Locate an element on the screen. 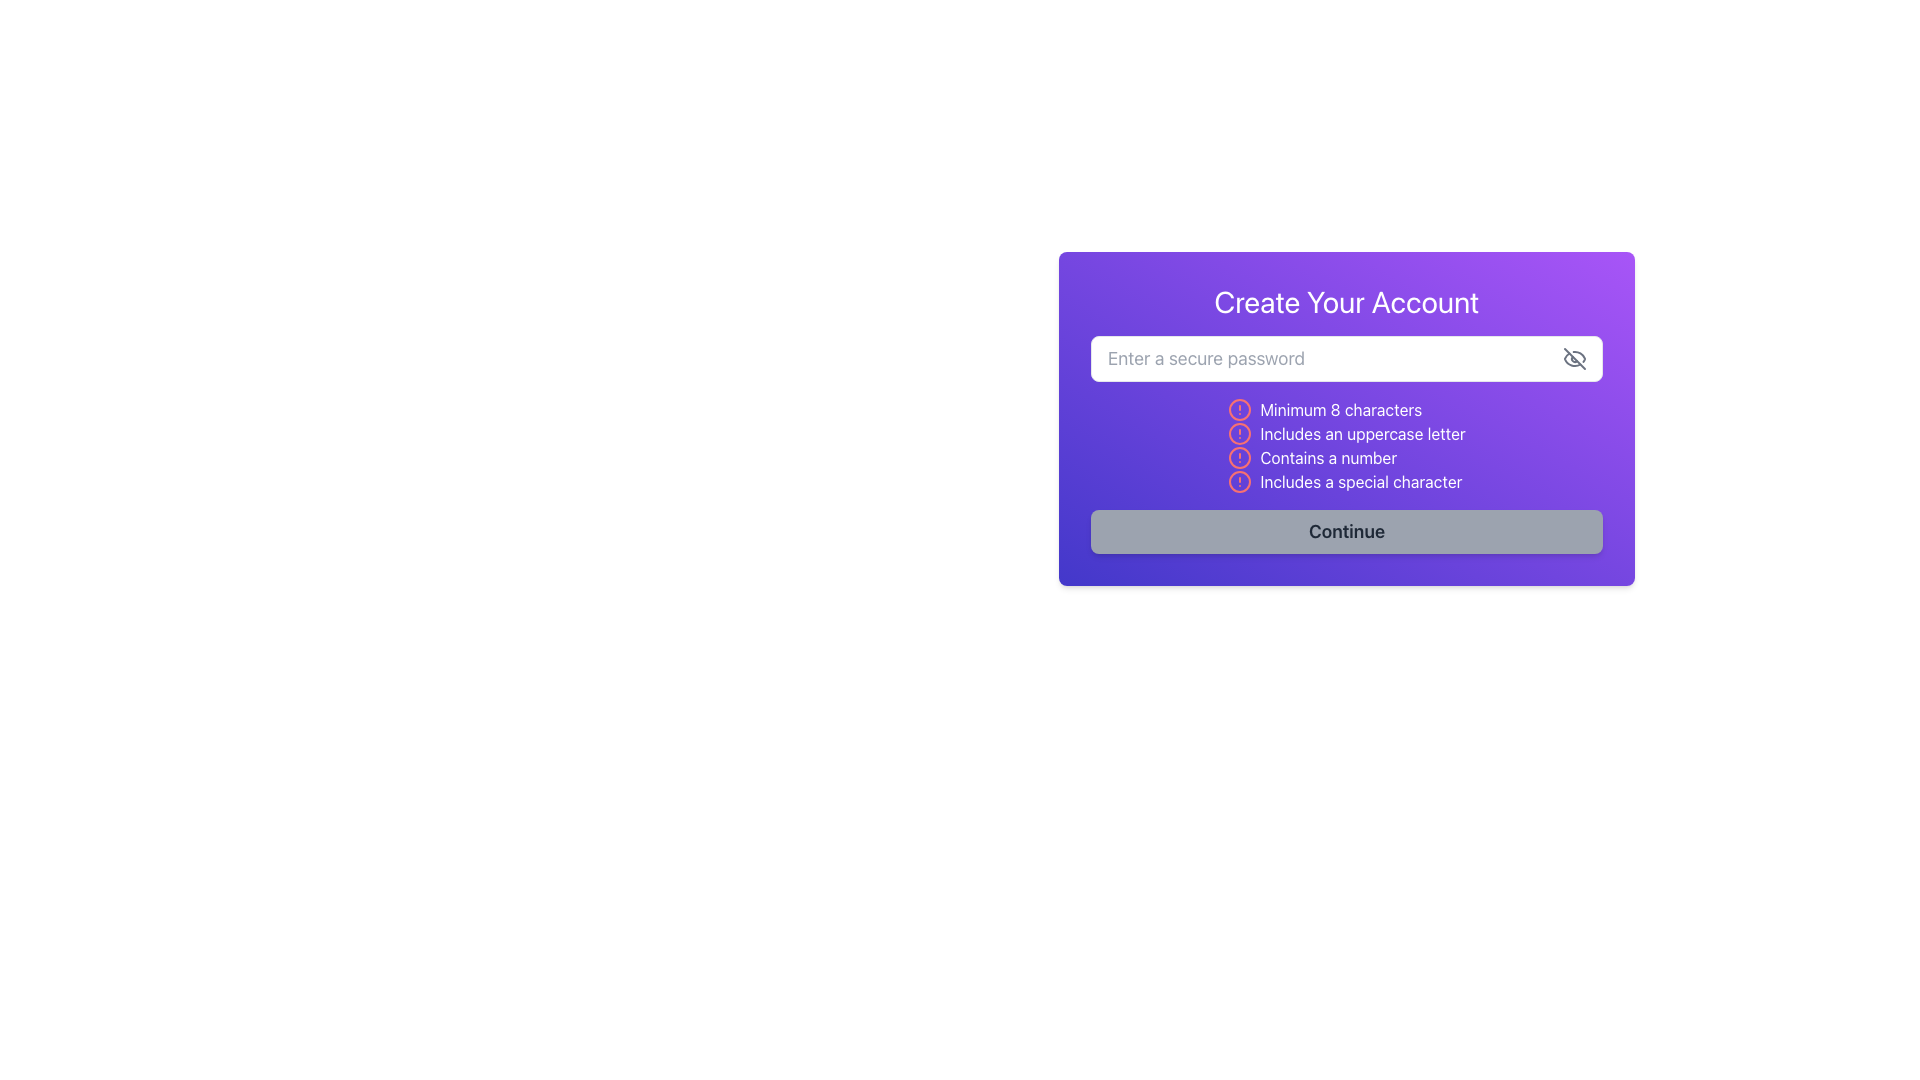  the warning icon indicating the unmet condition for an uppercase letter in the password requirement, positioned to the left of the text 'Includes an uppercase letter' is located at coordinates (1239, 433).